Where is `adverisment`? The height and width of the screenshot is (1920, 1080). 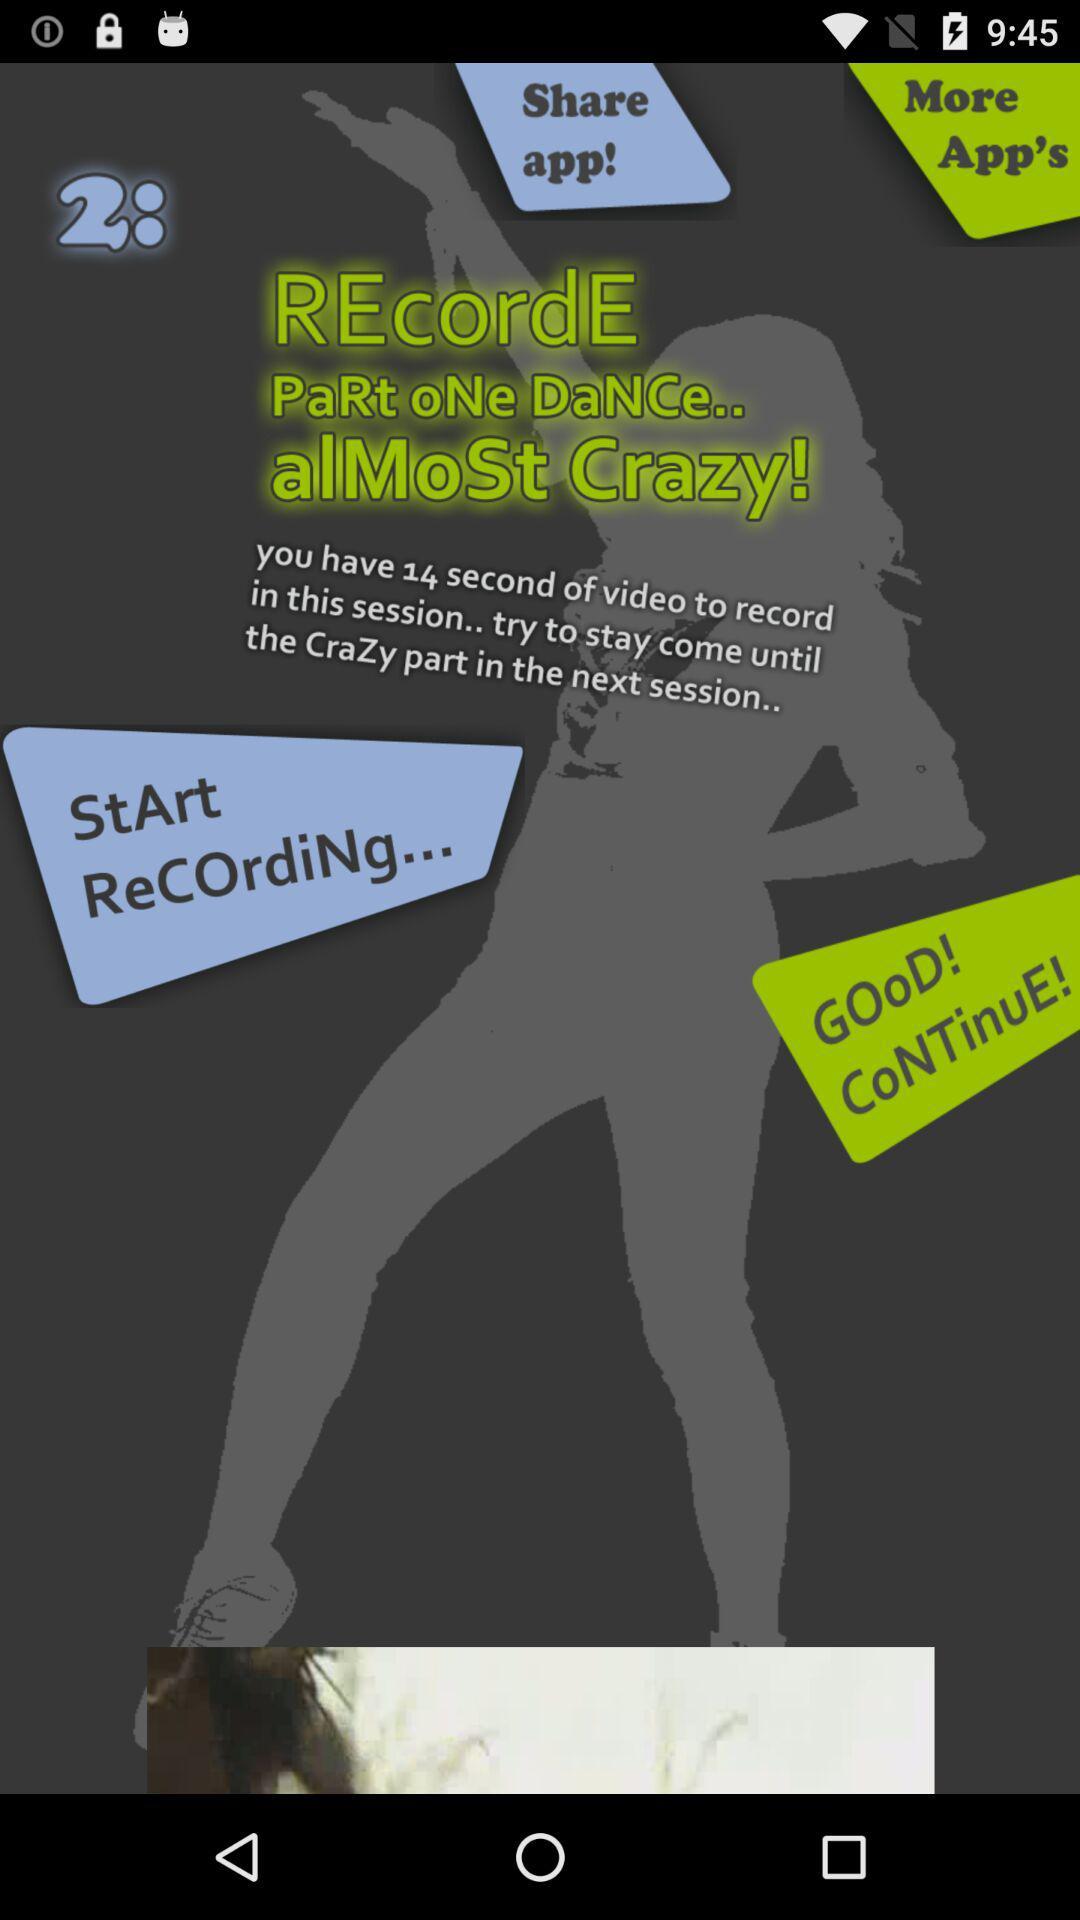
adverisment is located at coordinates (540, 1719).